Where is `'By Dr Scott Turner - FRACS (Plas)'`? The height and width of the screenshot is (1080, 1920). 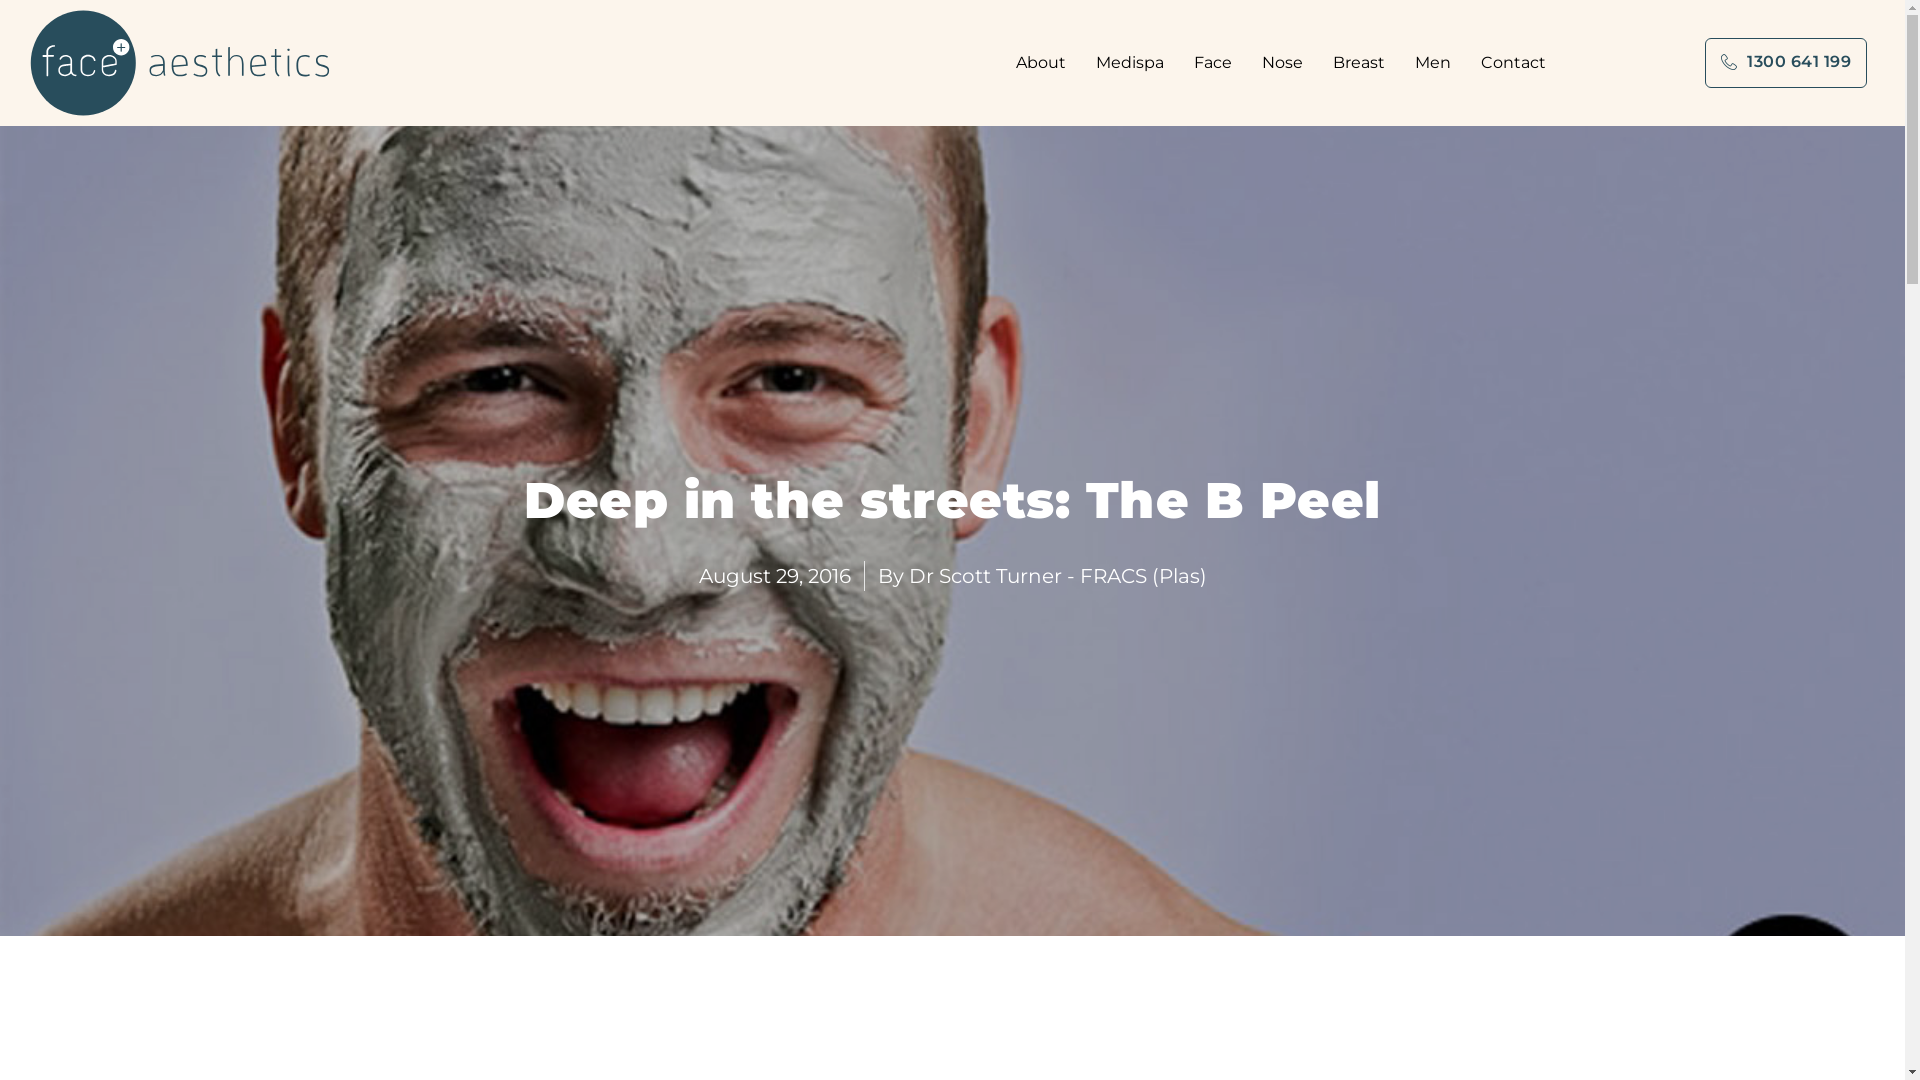
'By Dr Scott Turner - FRACS (Plas)' is located at coordinates (1041, 575).